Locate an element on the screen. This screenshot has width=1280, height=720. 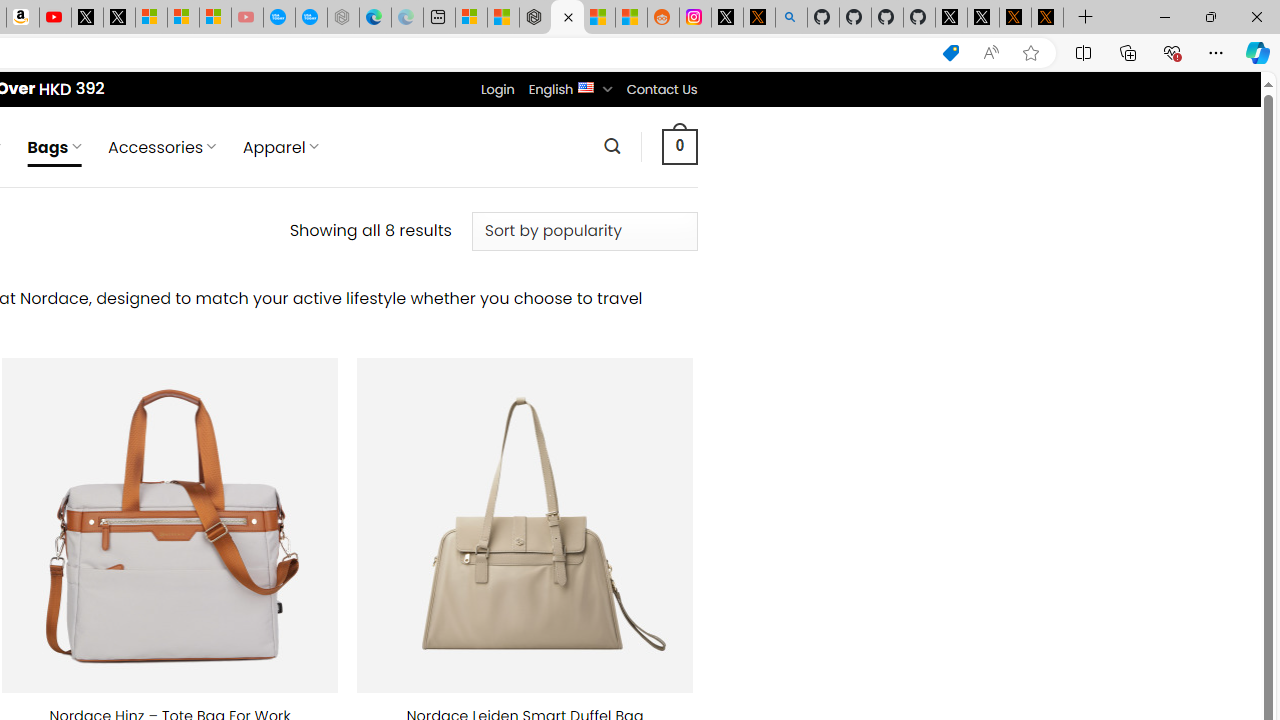
'GitHub (@github) / X' is located at coordinates (983, 17).